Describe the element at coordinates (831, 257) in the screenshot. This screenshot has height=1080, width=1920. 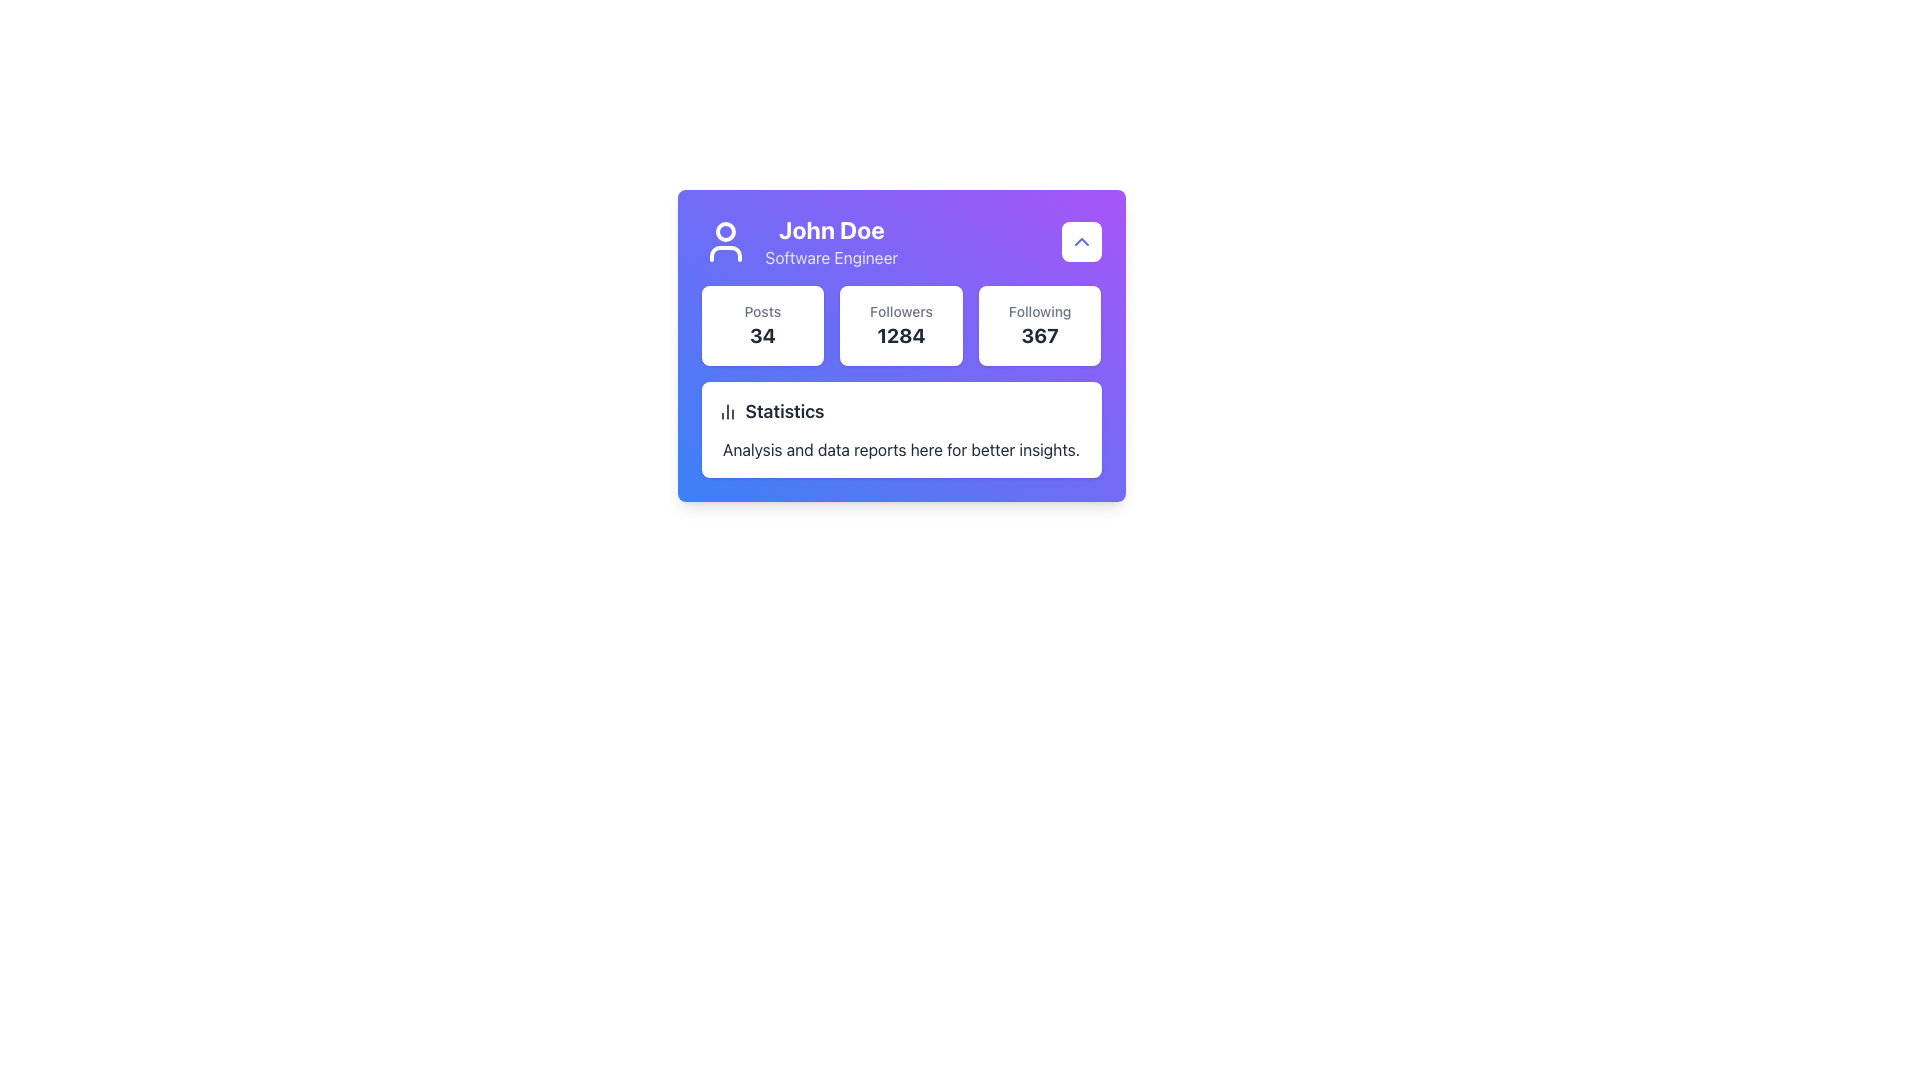
I see `the label indicating the professional title 'Software Engineer' for the user 'John Doe', which is located centrally below the name label in the user profile card` at that location.